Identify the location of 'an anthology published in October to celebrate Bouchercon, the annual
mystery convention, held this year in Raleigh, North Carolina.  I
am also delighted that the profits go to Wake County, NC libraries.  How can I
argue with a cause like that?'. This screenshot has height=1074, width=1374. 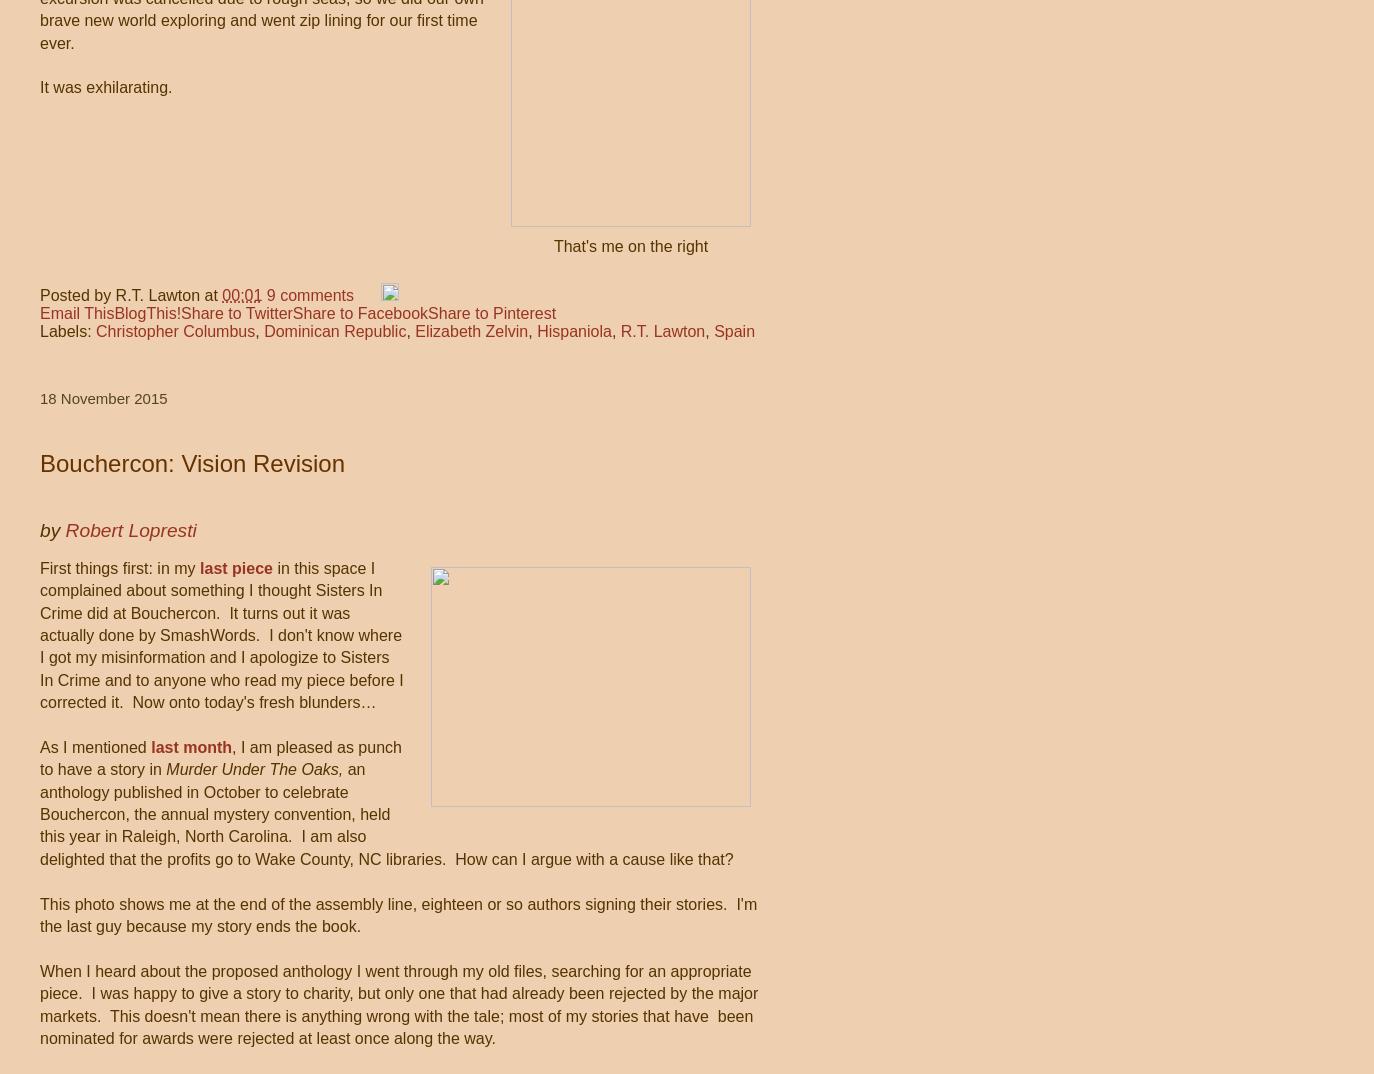
(38, 813).